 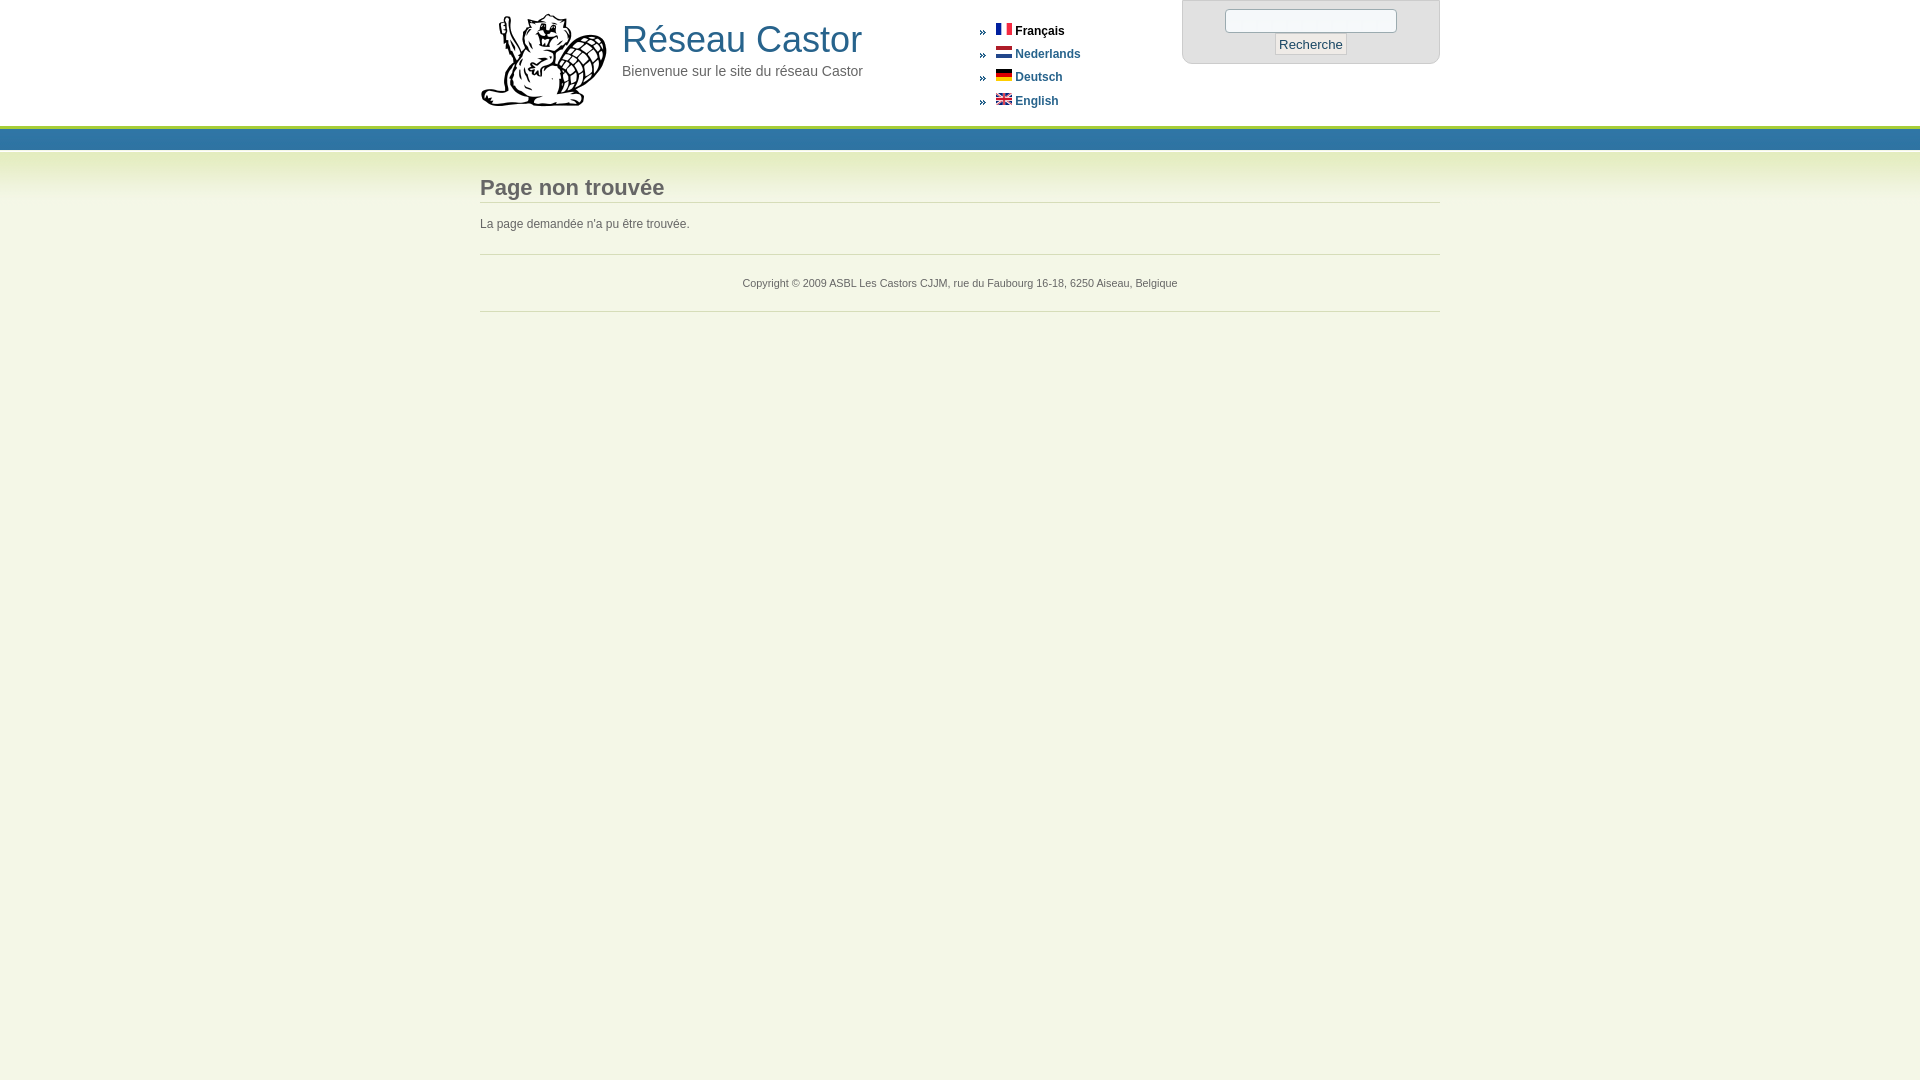 I want to click on 'Accueil', so click(x=543, y=108).